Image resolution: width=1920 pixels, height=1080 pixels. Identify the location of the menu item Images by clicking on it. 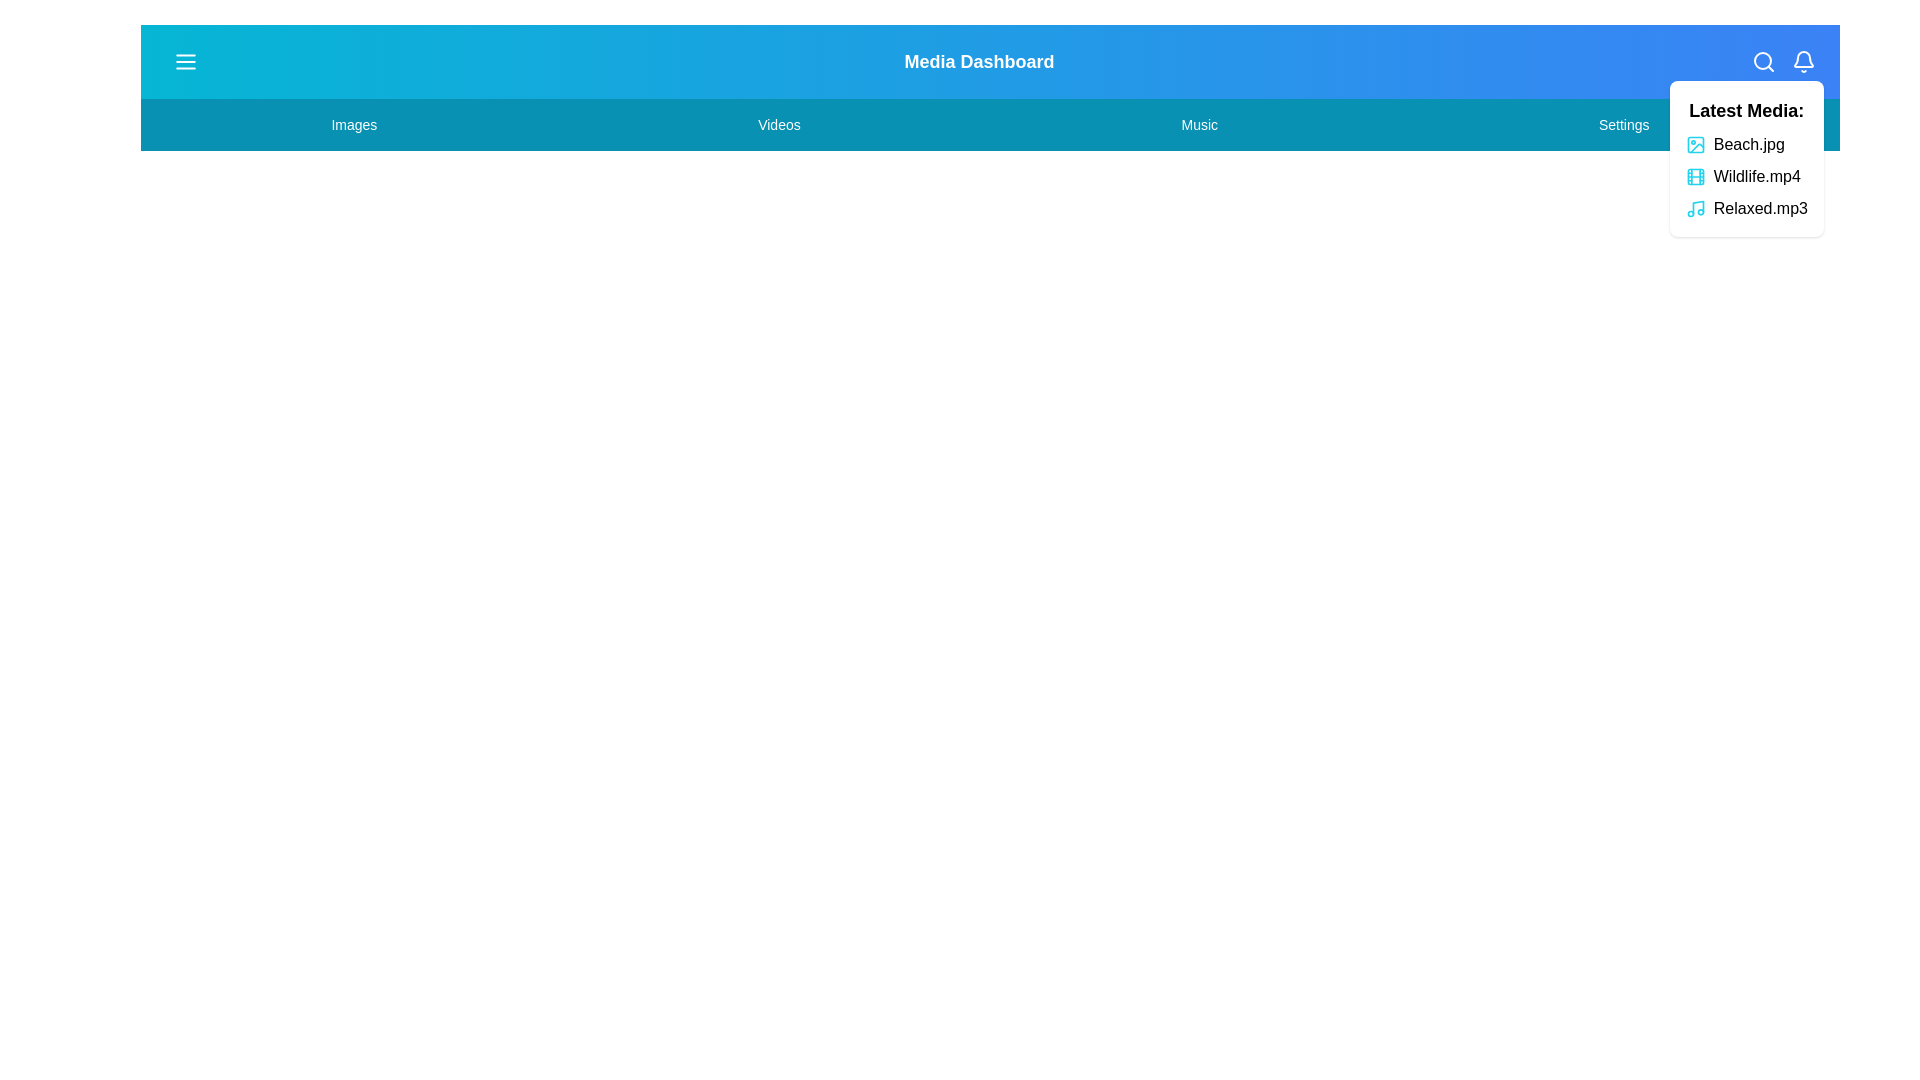
(354, 124).